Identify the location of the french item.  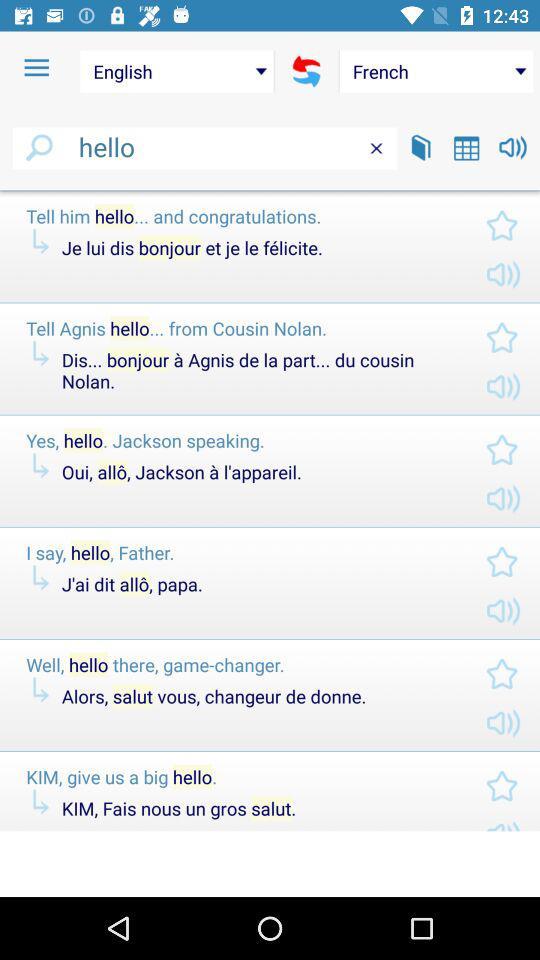
(435, 71).